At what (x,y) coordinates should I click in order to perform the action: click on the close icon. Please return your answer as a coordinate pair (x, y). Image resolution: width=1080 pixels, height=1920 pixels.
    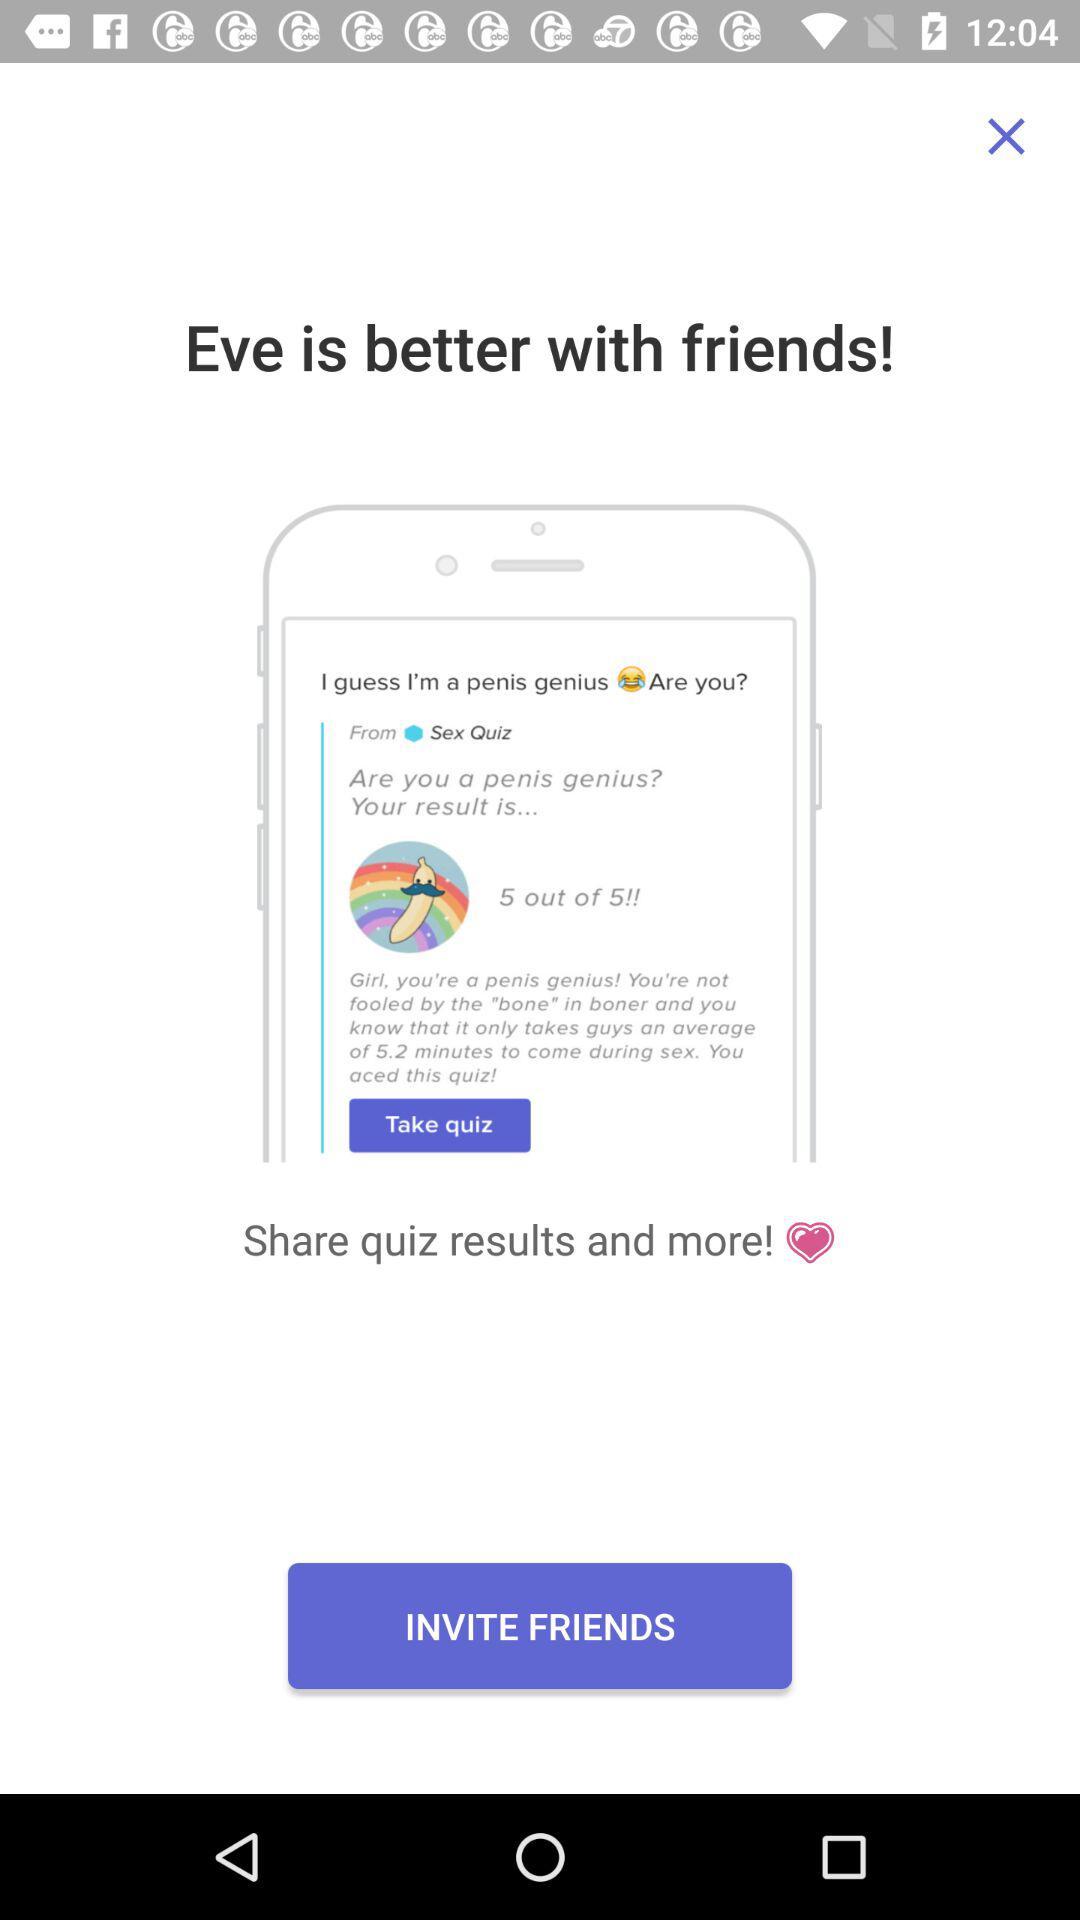
    Looking at the image, I should click on (1006, 135).